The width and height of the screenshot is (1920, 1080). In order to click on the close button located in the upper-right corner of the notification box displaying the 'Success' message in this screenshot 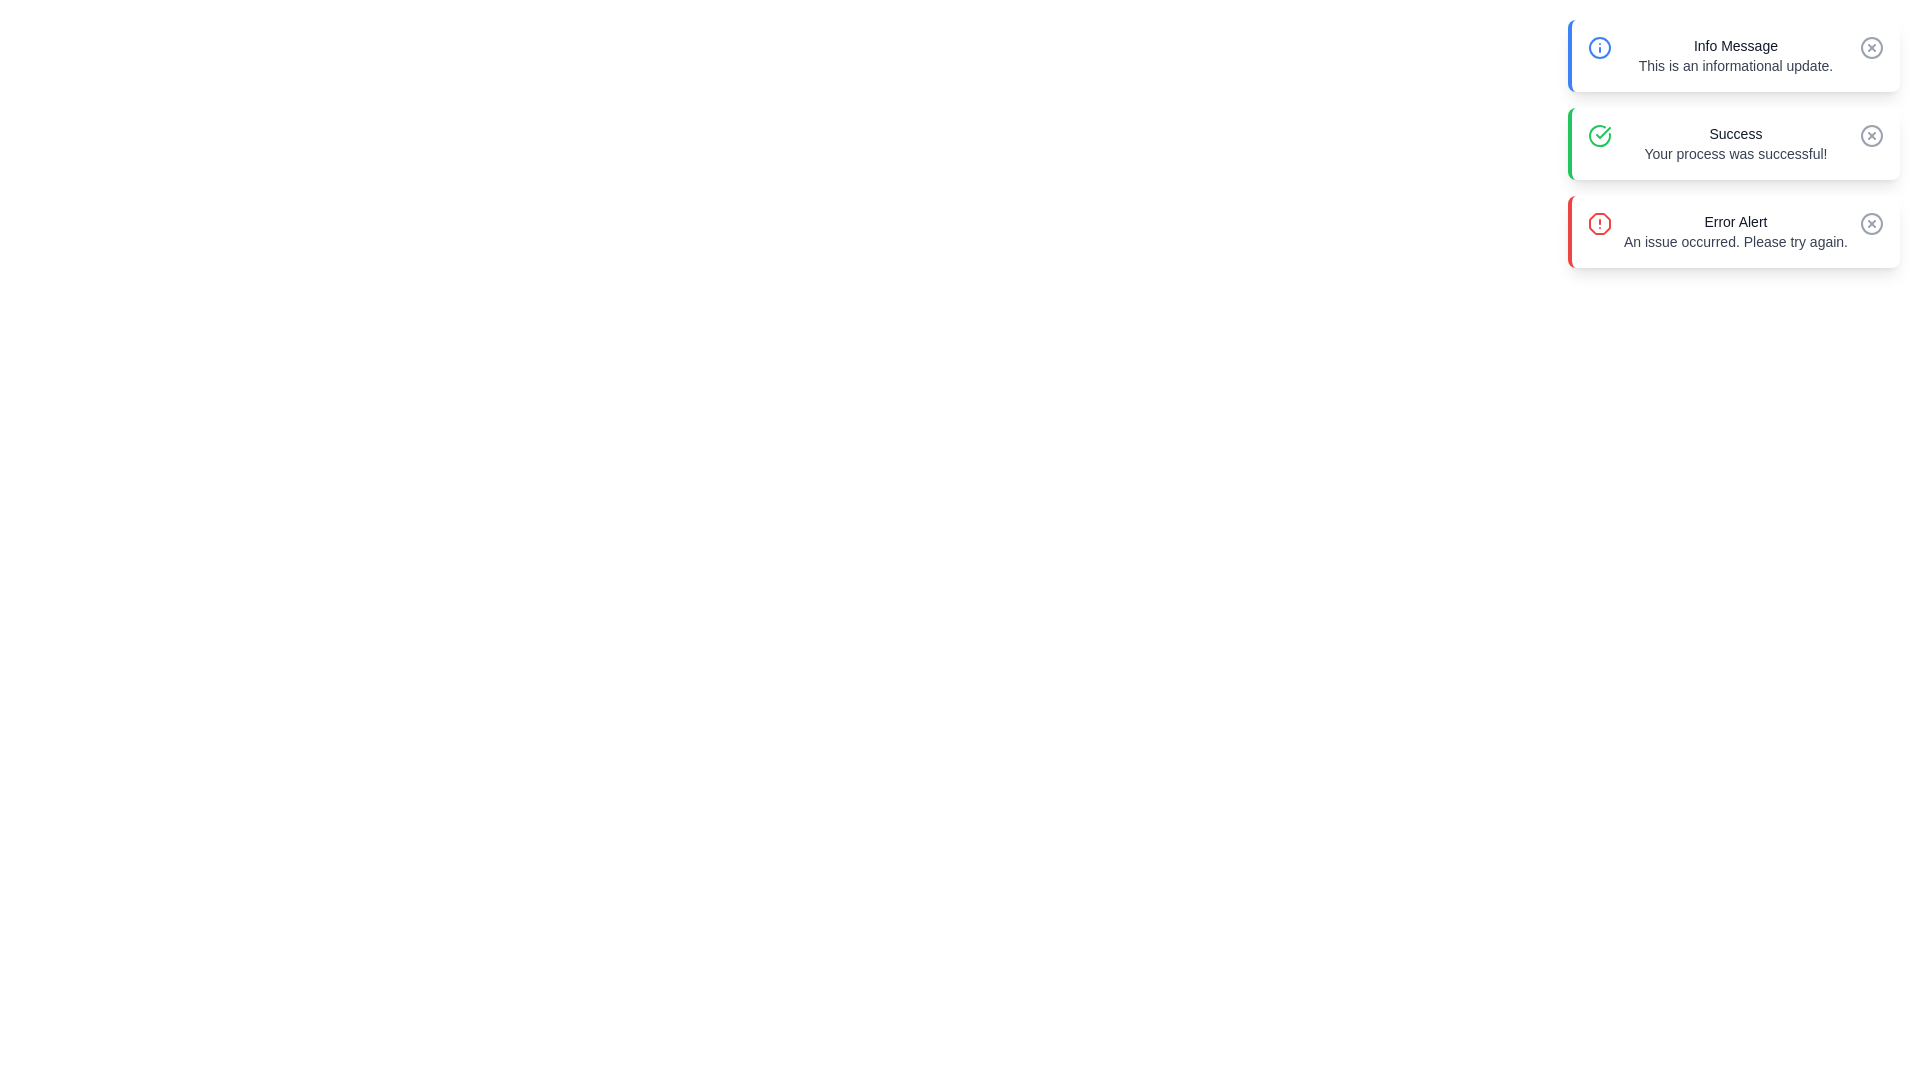, I will do `click(1871, 135)`.